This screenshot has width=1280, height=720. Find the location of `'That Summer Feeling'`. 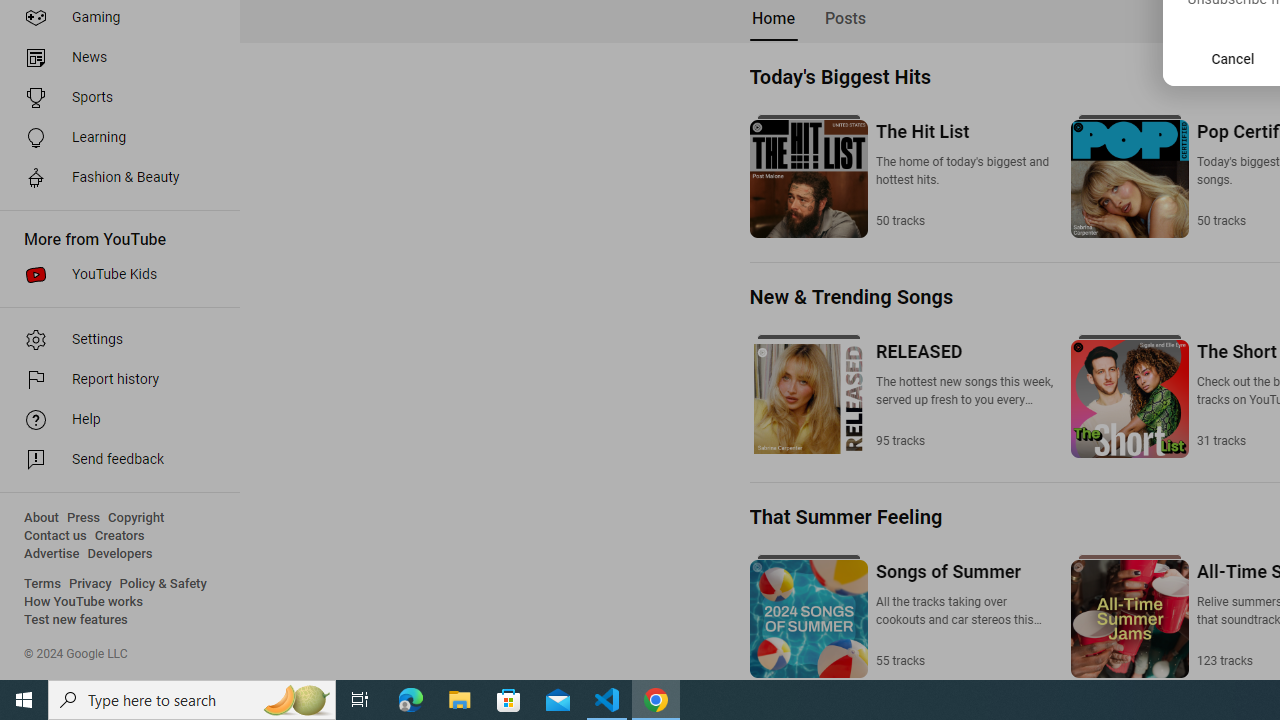

'That Summer Feeling' is located at coordinates (846, 516).